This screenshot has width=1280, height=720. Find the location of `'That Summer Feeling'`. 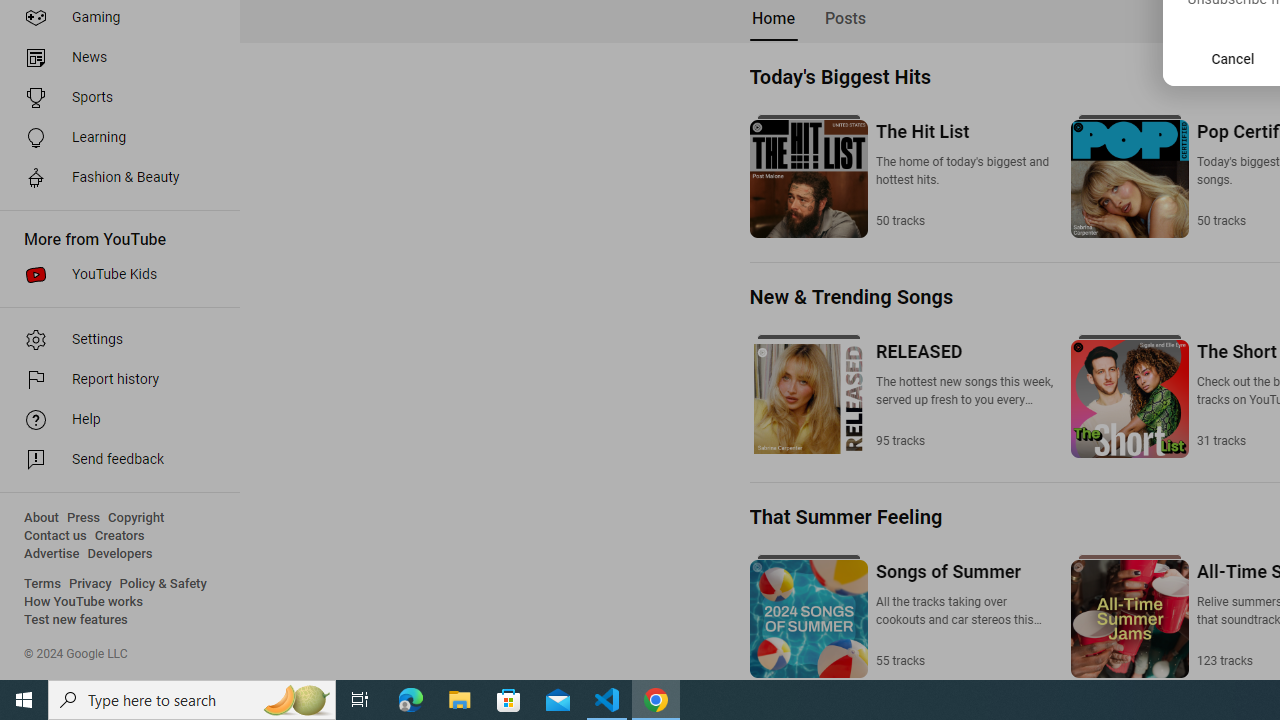

'That Summer Feeling' is located at coordinates (846, 516).